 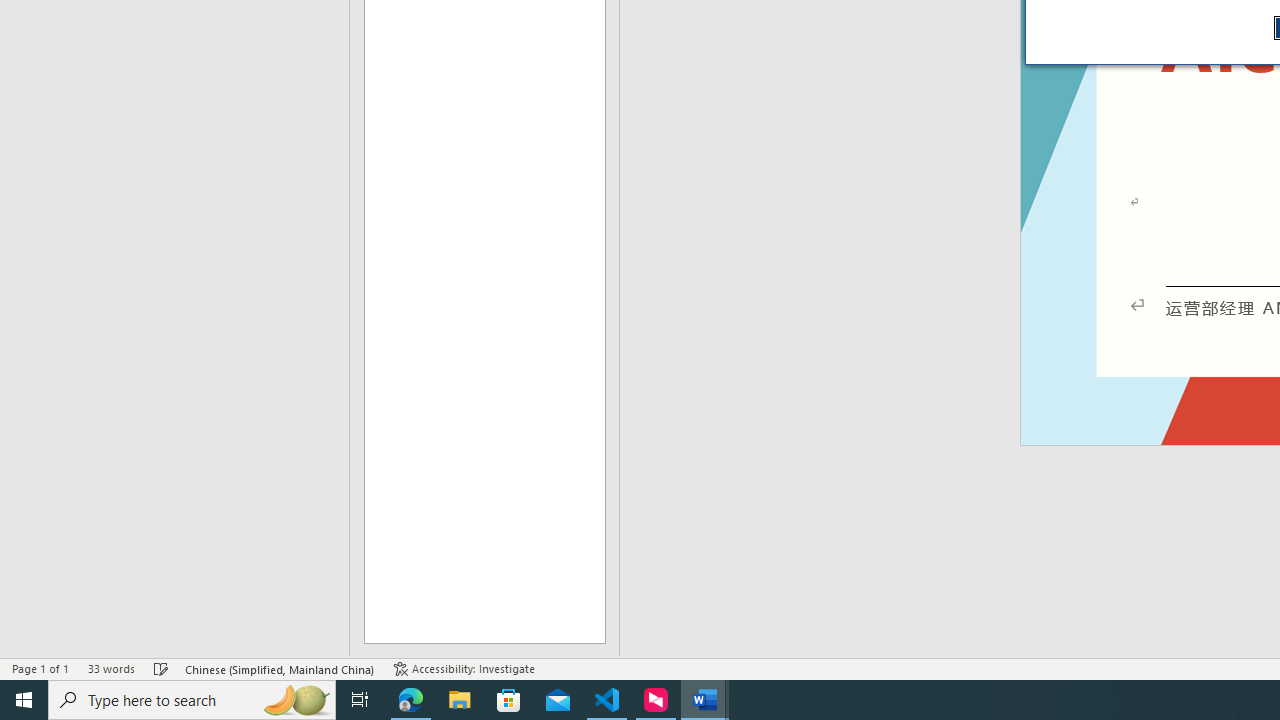 I want to click on 'Microsoft Store', so click(x=509, y=698).